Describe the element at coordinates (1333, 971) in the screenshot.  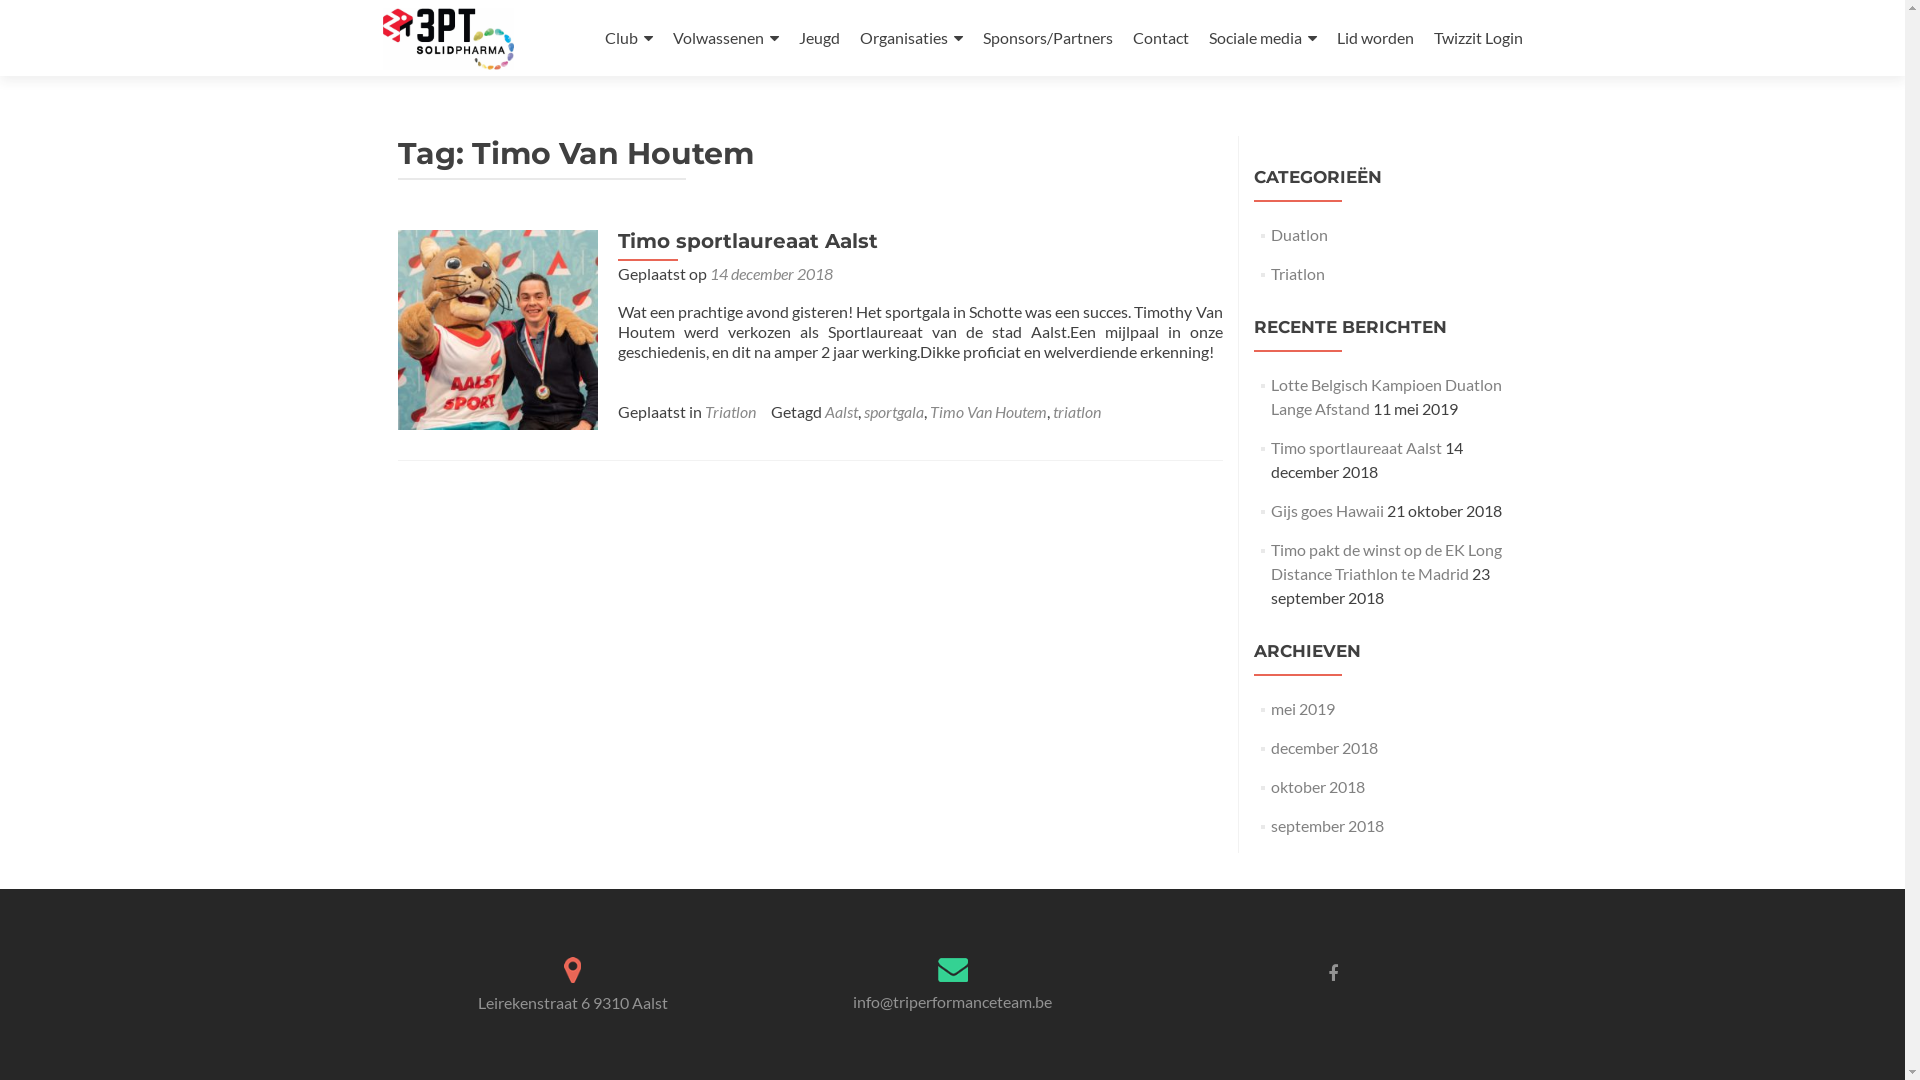
I see `'Facebook link'` at that location.